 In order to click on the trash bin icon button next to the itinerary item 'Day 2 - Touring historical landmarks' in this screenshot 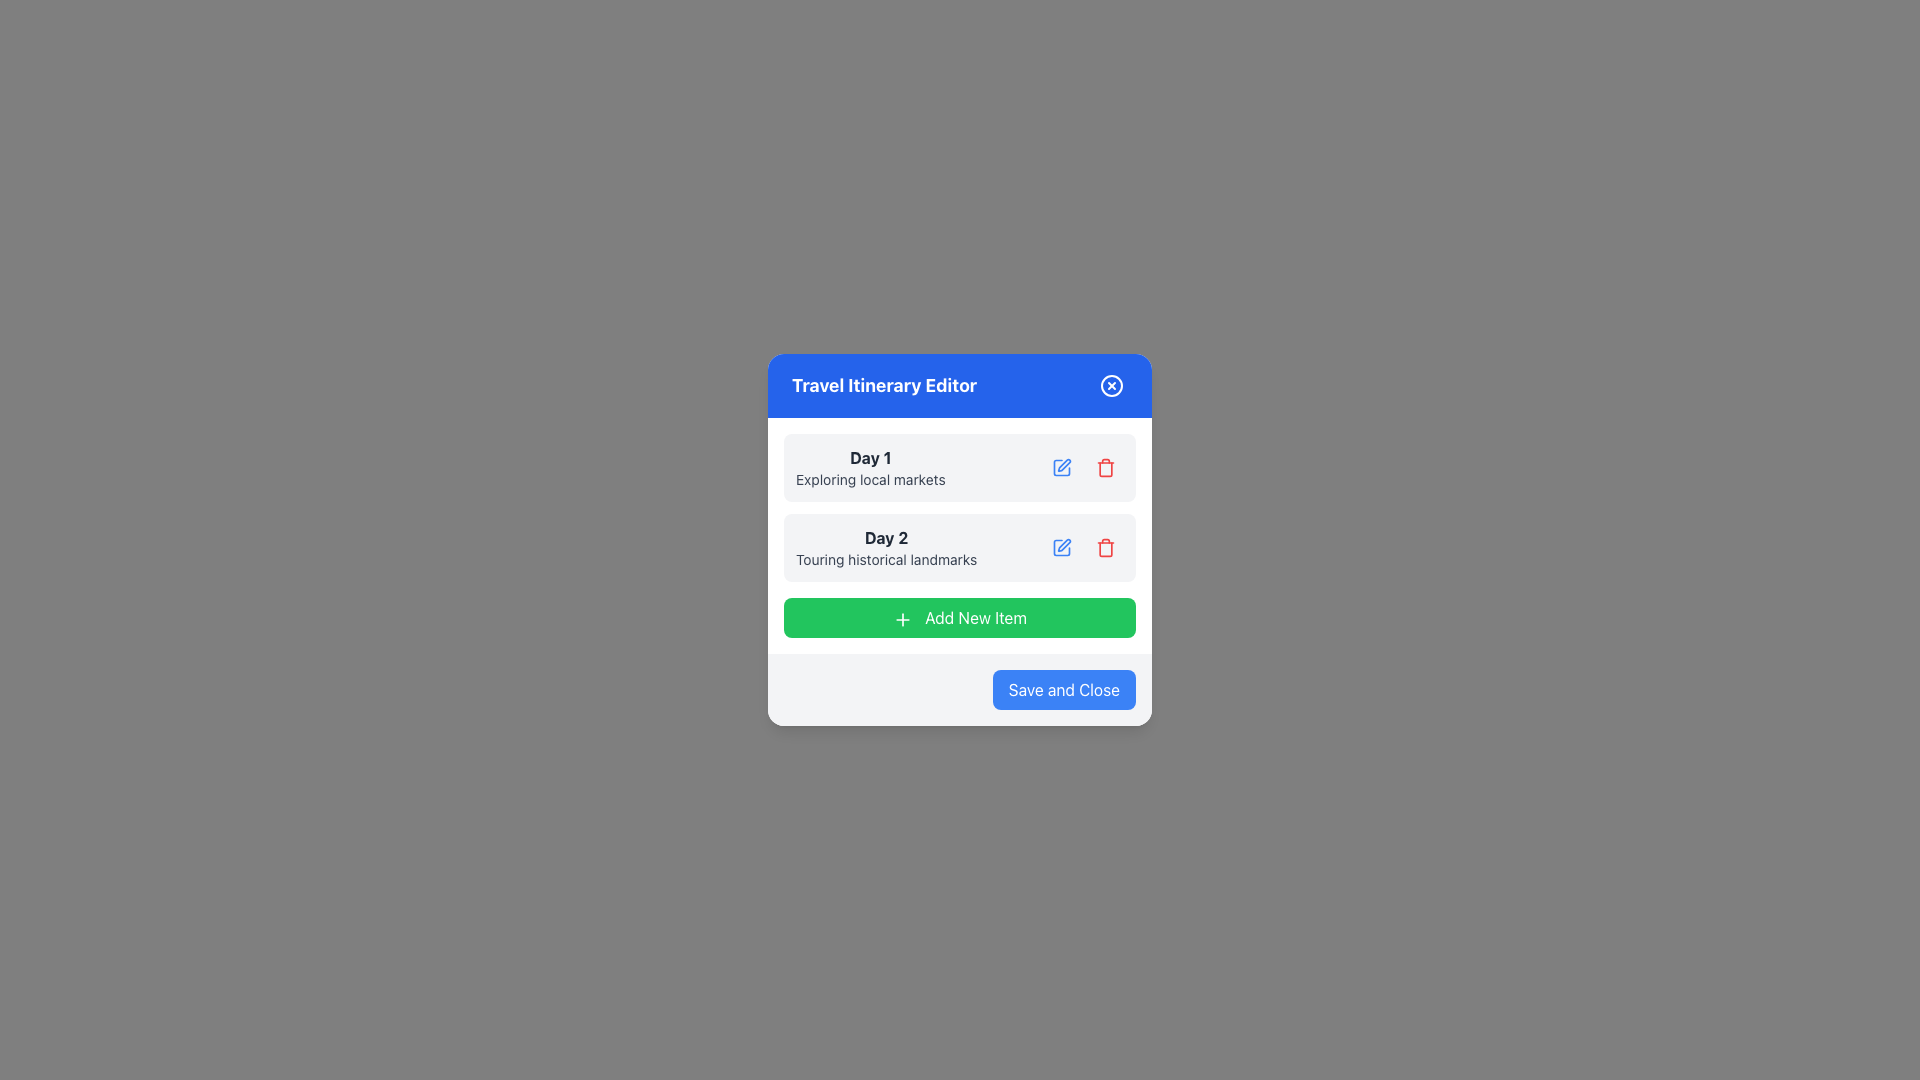, I will do `click(1104, 547)`.